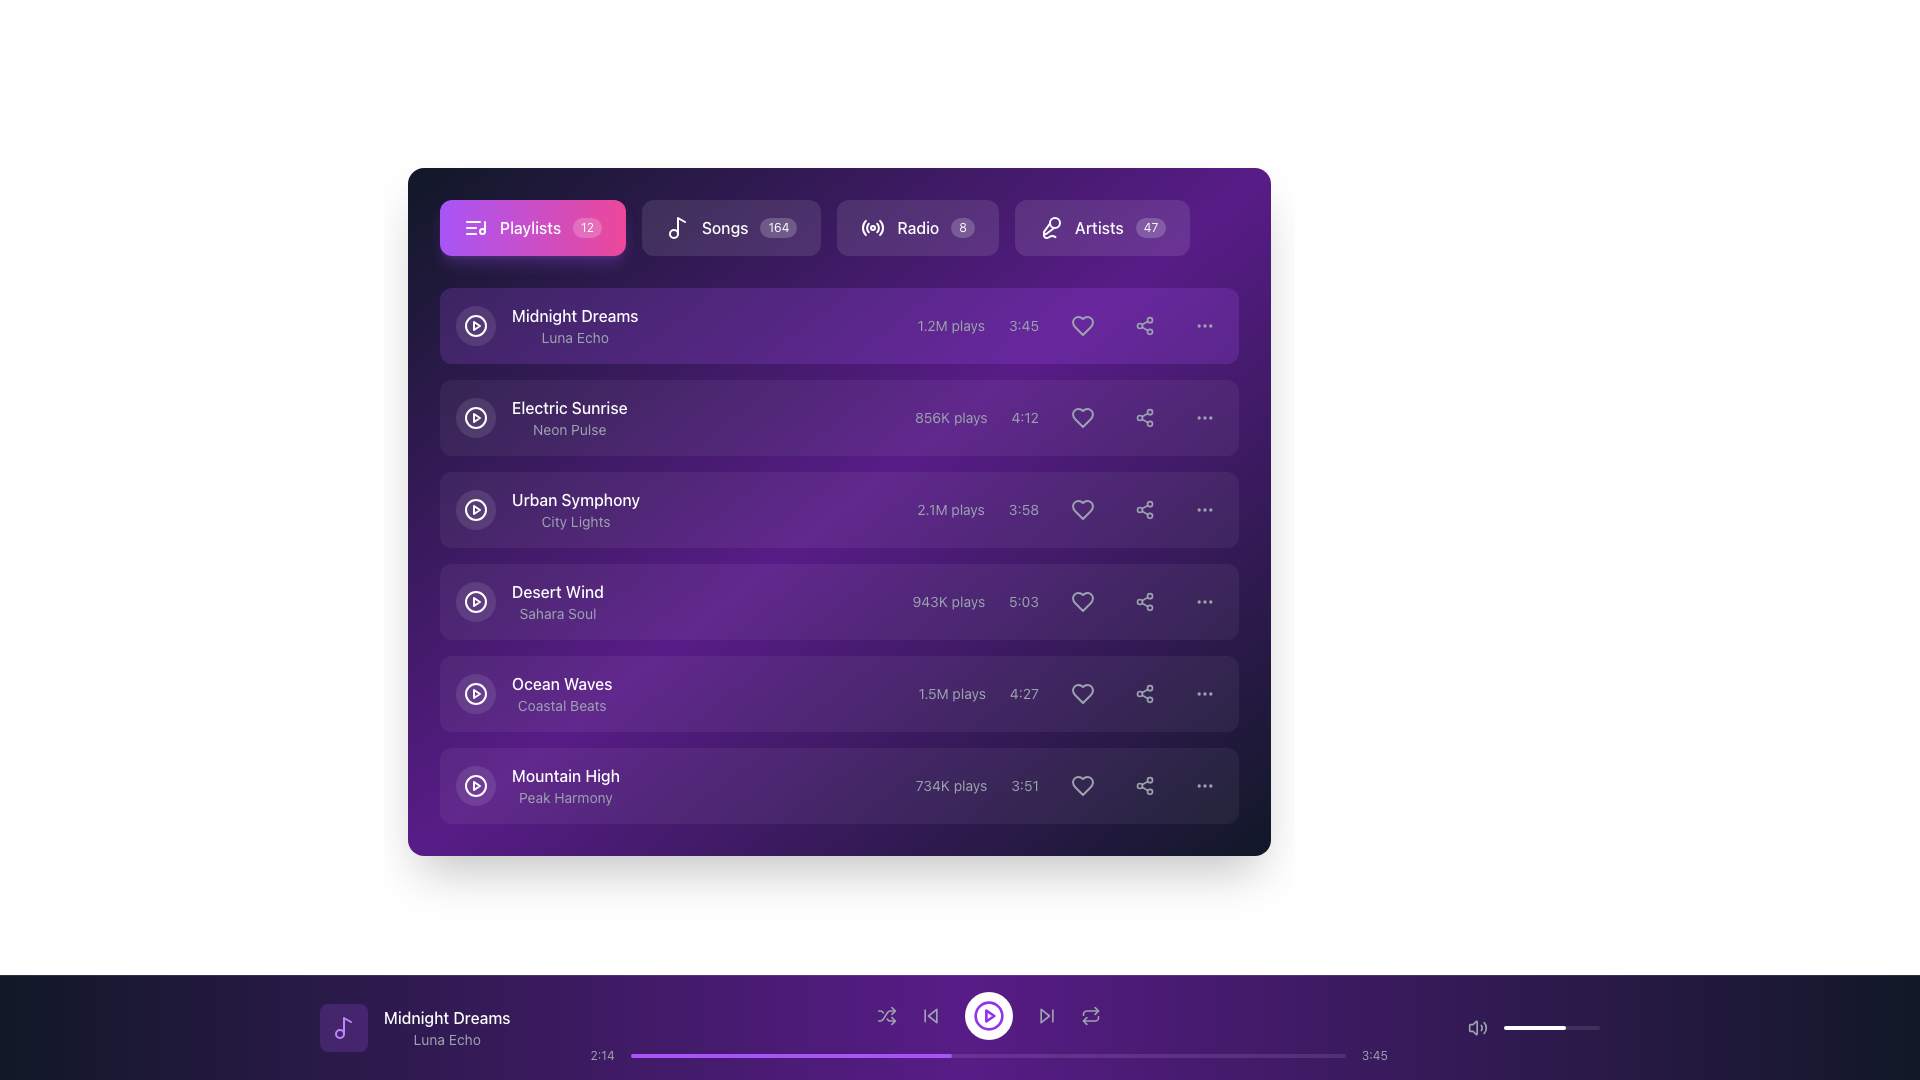  What do you see at coordinates (1082, 416) in the screenshot?
I see `the 'like' button located to the right of the '856K plays' and '4:12' text fields, and to the left of the share icon button` at bounding box center [1082, 416].